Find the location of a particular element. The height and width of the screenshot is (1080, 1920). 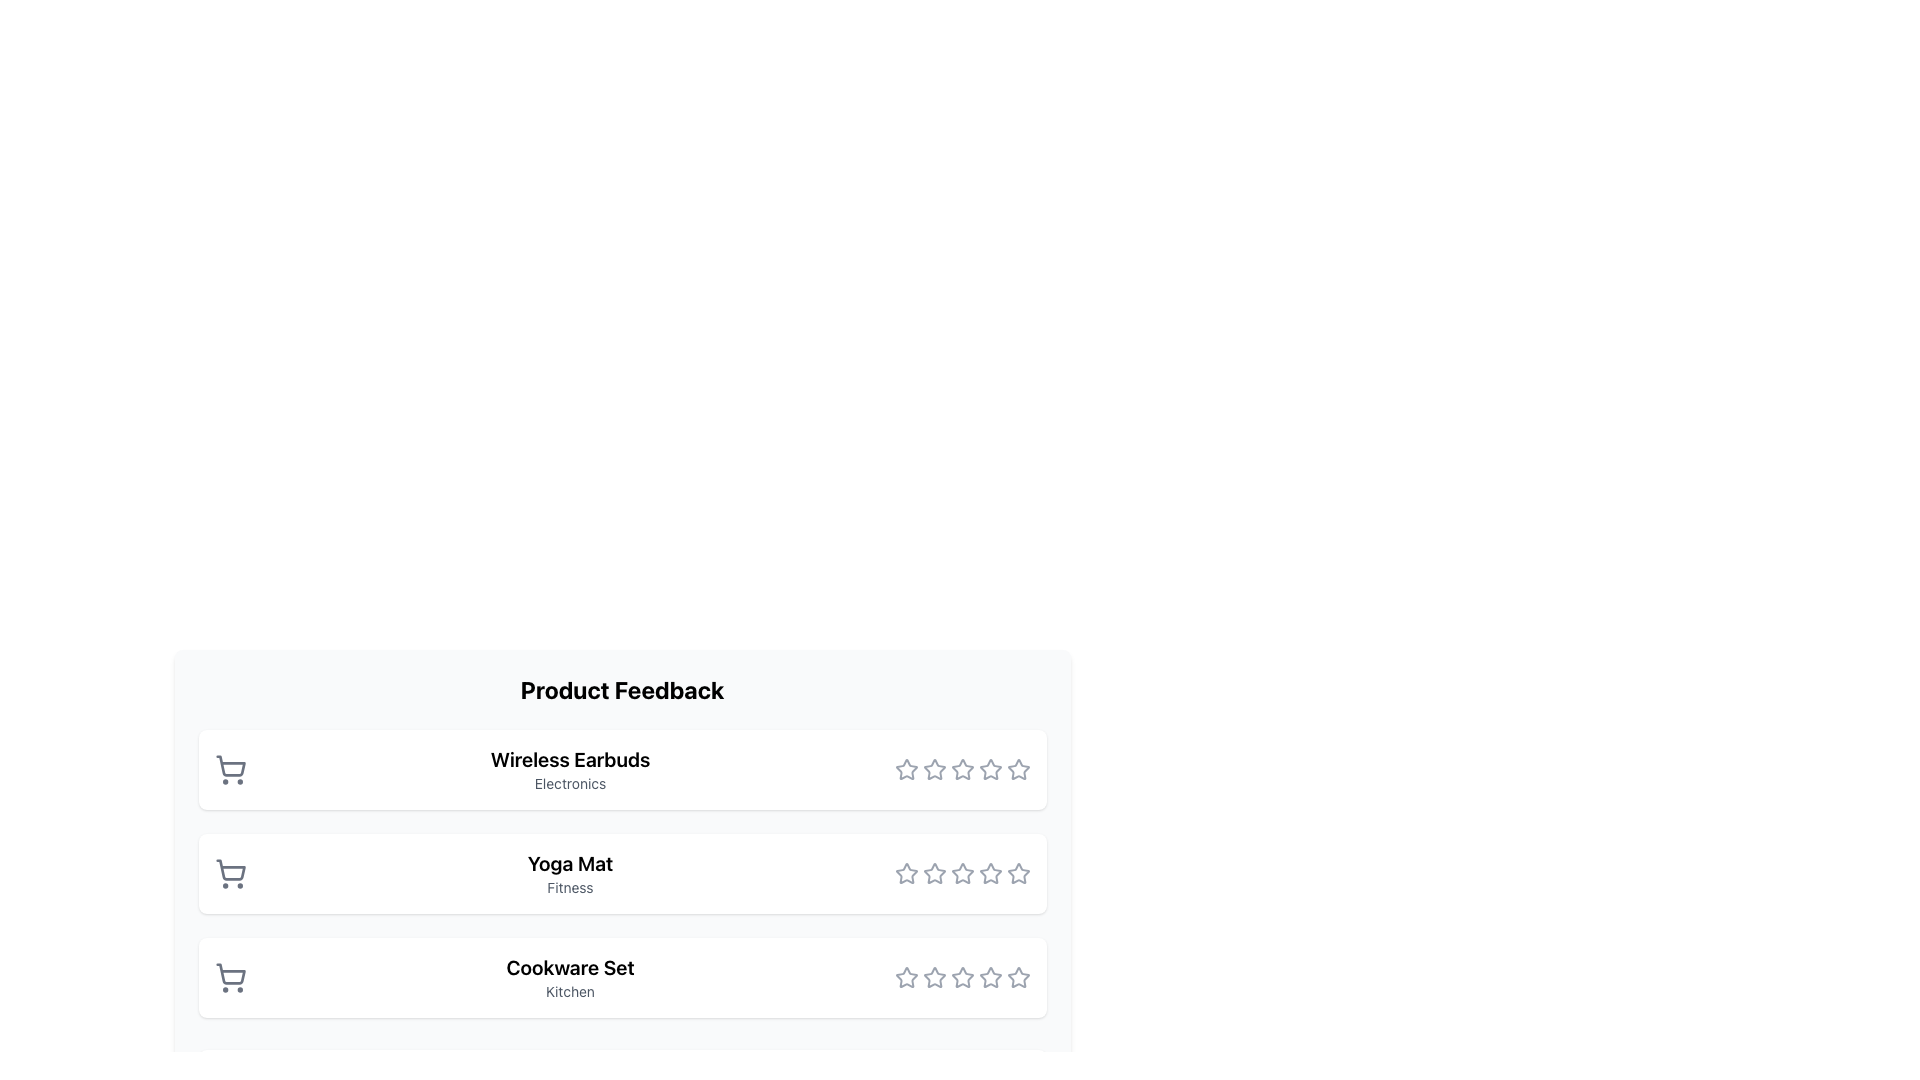

the first star-shaped rating icon in the rating section below the 'Yoga Mat' label to trigger a tooltip or preview effect is located at coordinates (905, 872).